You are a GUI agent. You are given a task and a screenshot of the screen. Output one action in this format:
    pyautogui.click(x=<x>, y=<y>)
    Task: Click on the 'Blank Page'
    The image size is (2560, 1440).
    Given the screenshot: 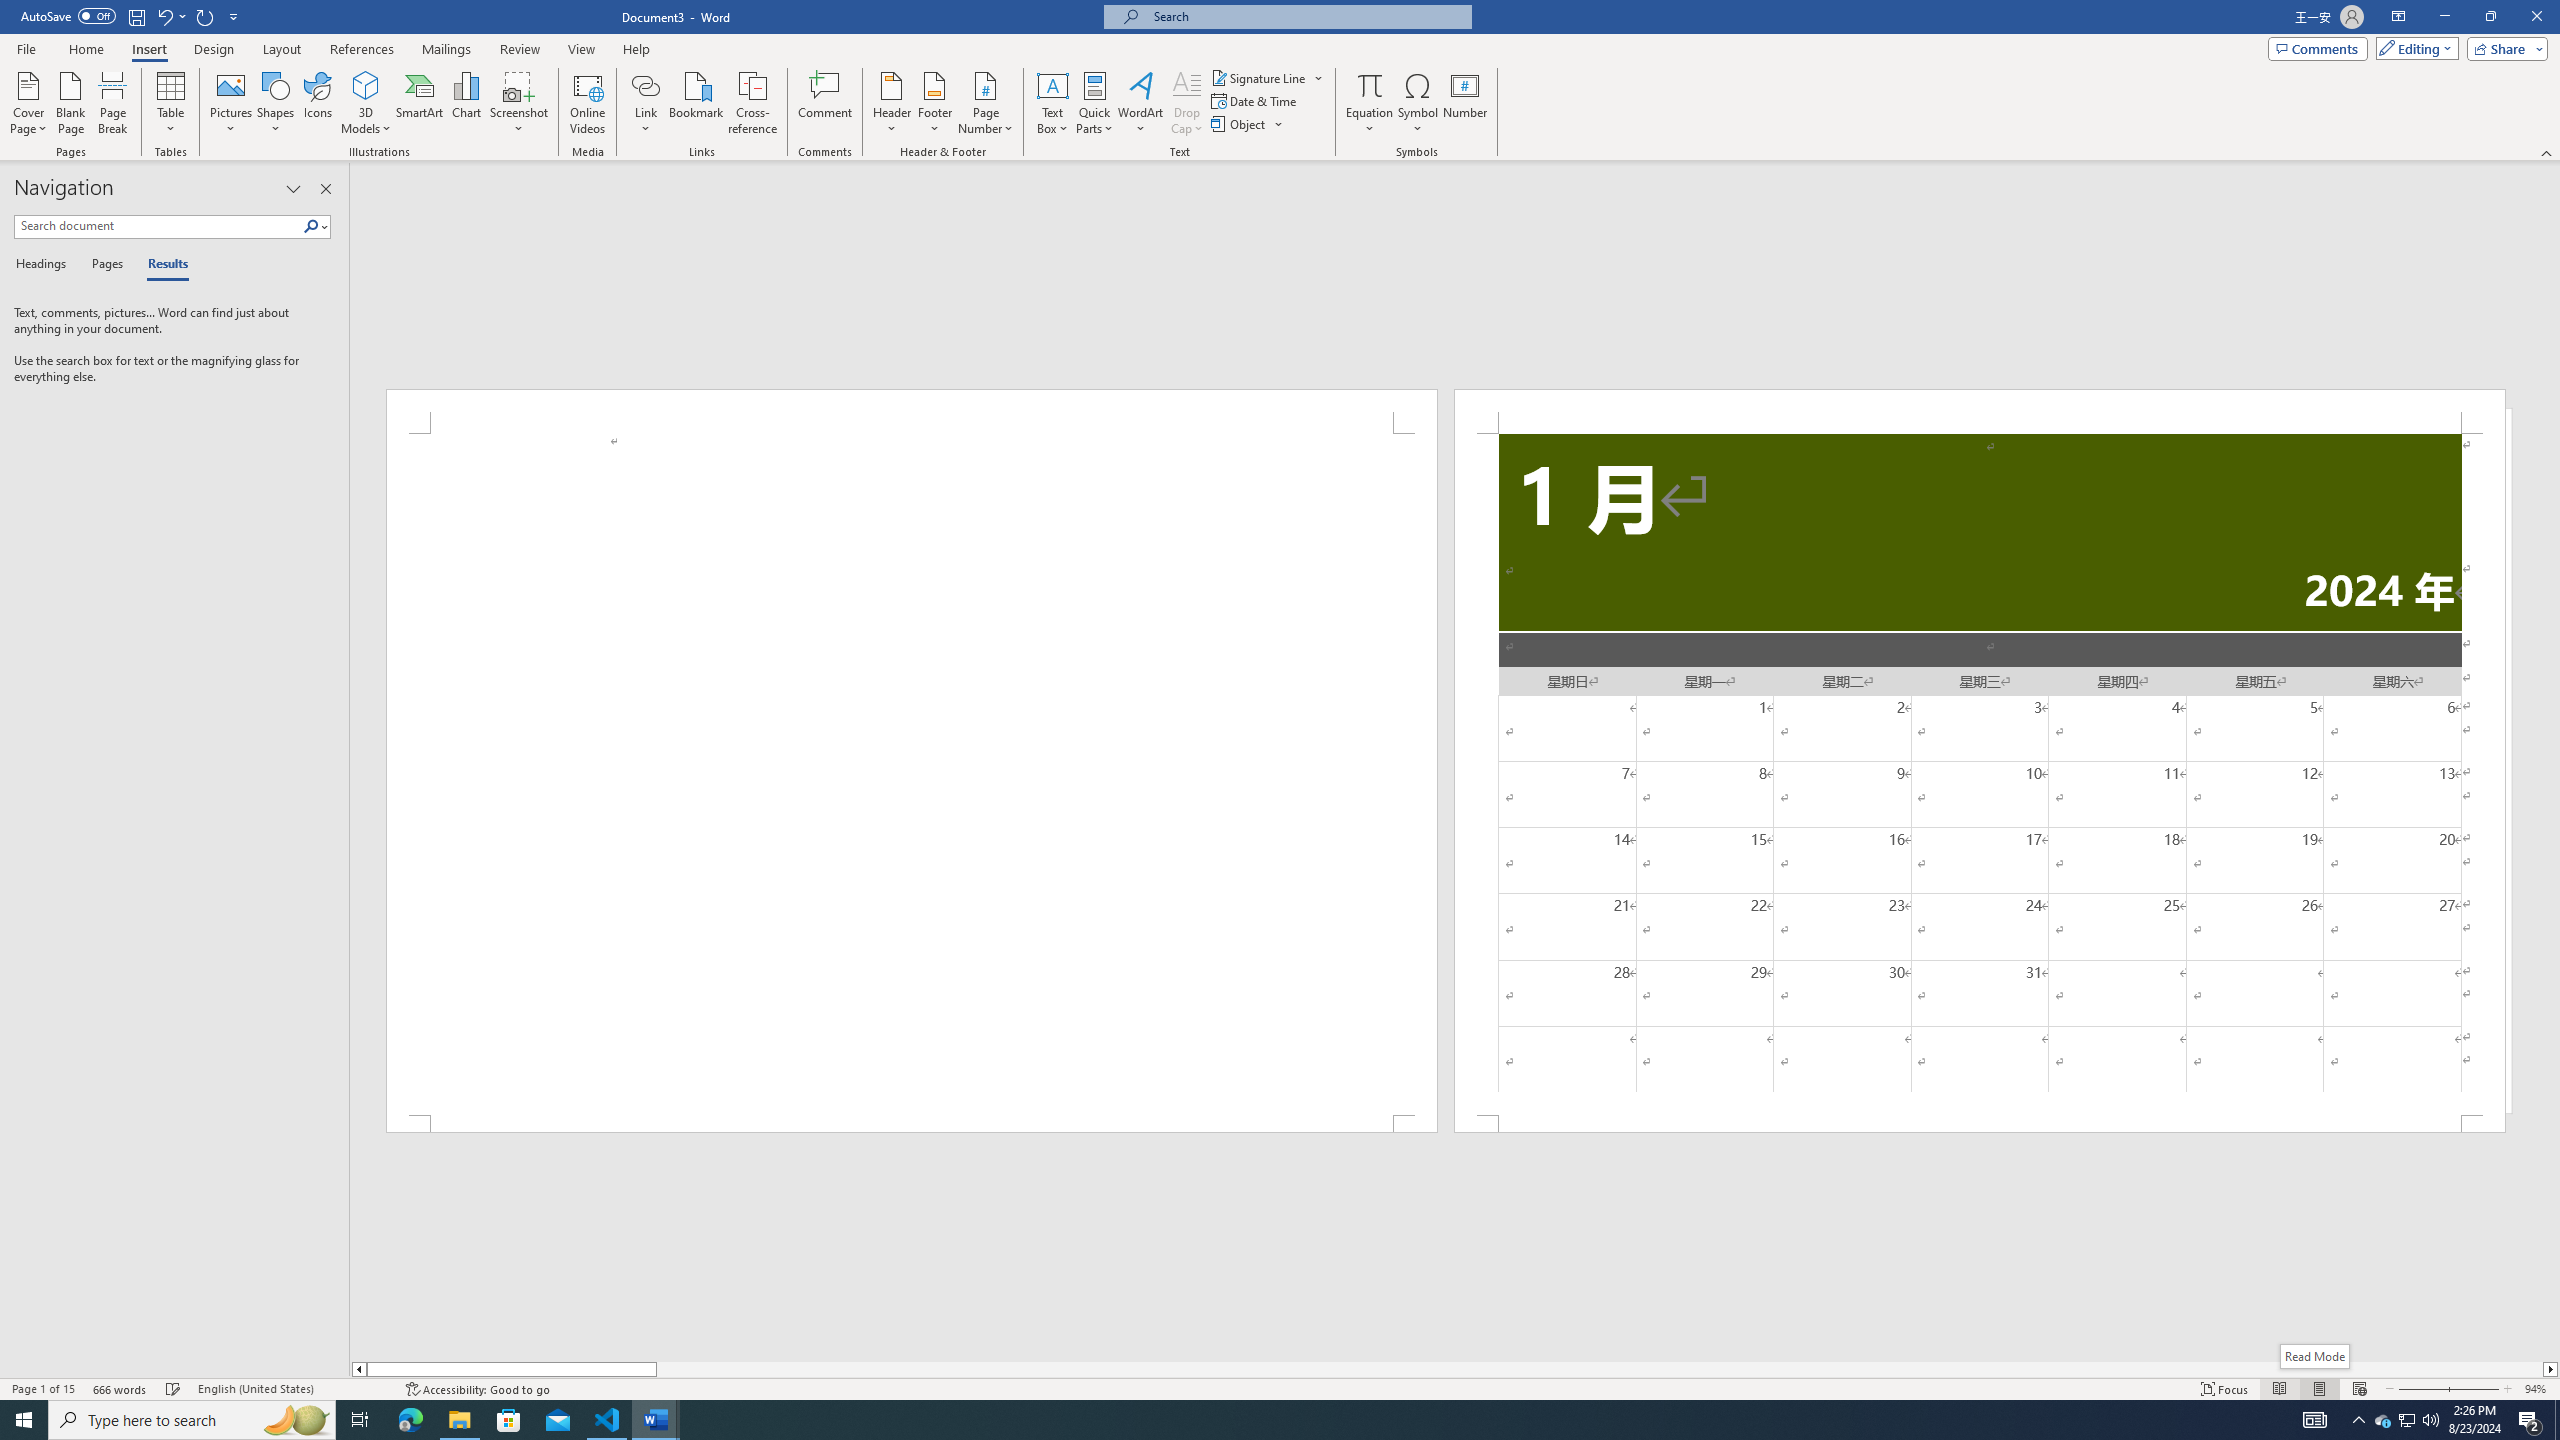 What is the action you would take?
    pyautogui.click(x=70, y=103)
    